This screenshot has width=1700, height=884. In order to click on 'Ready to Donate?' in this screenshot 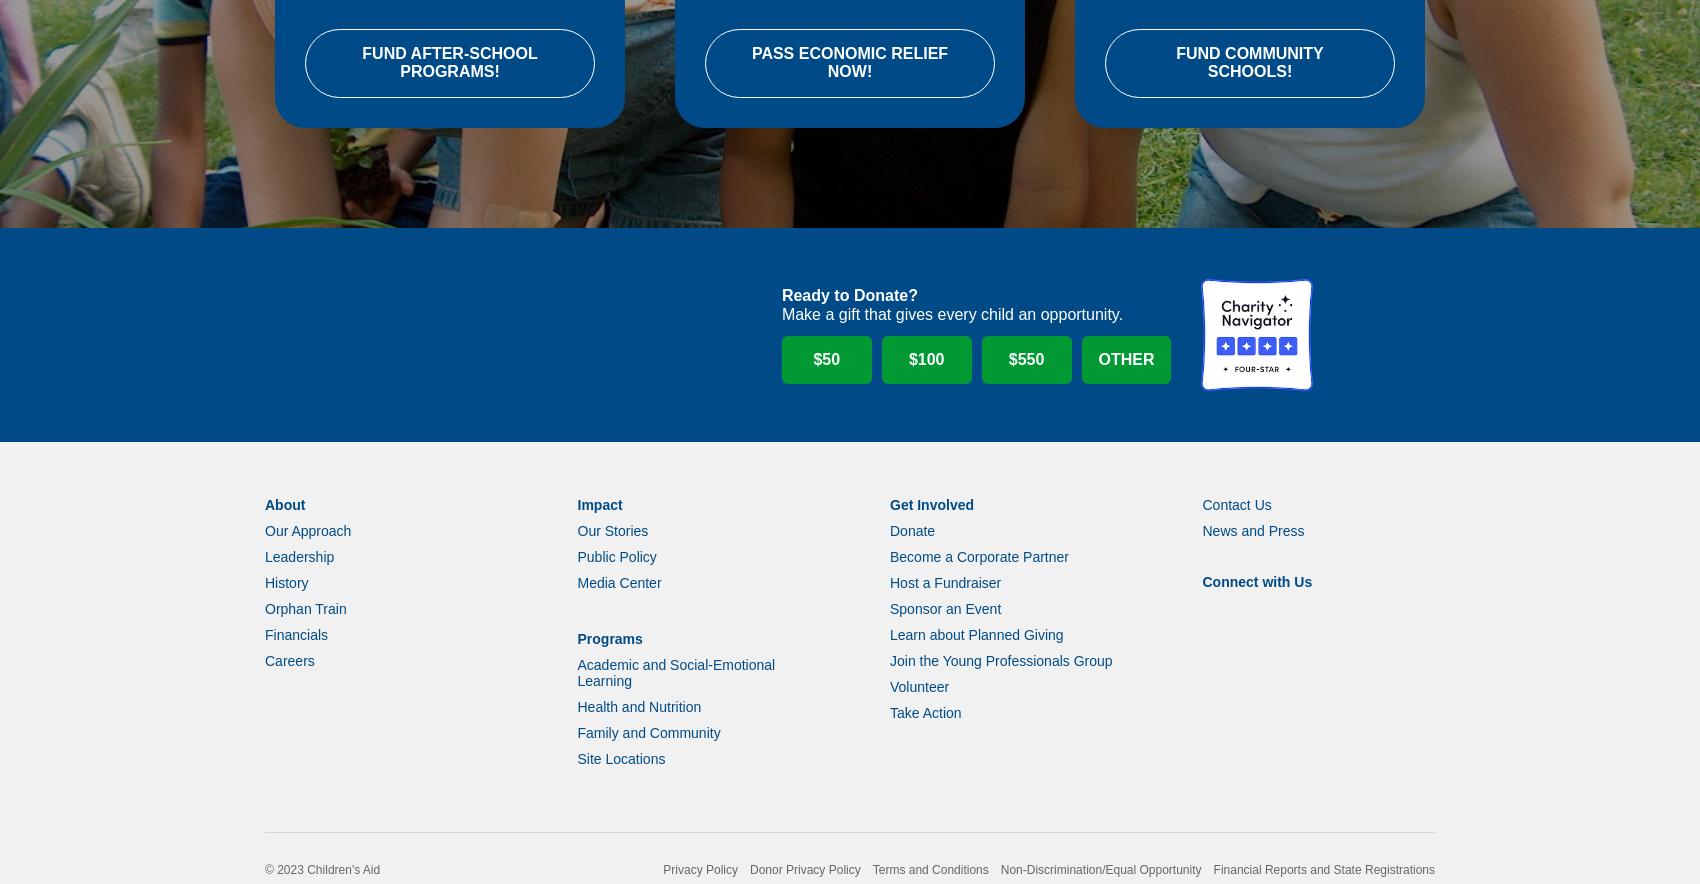, I will do `click(779, 321)`.